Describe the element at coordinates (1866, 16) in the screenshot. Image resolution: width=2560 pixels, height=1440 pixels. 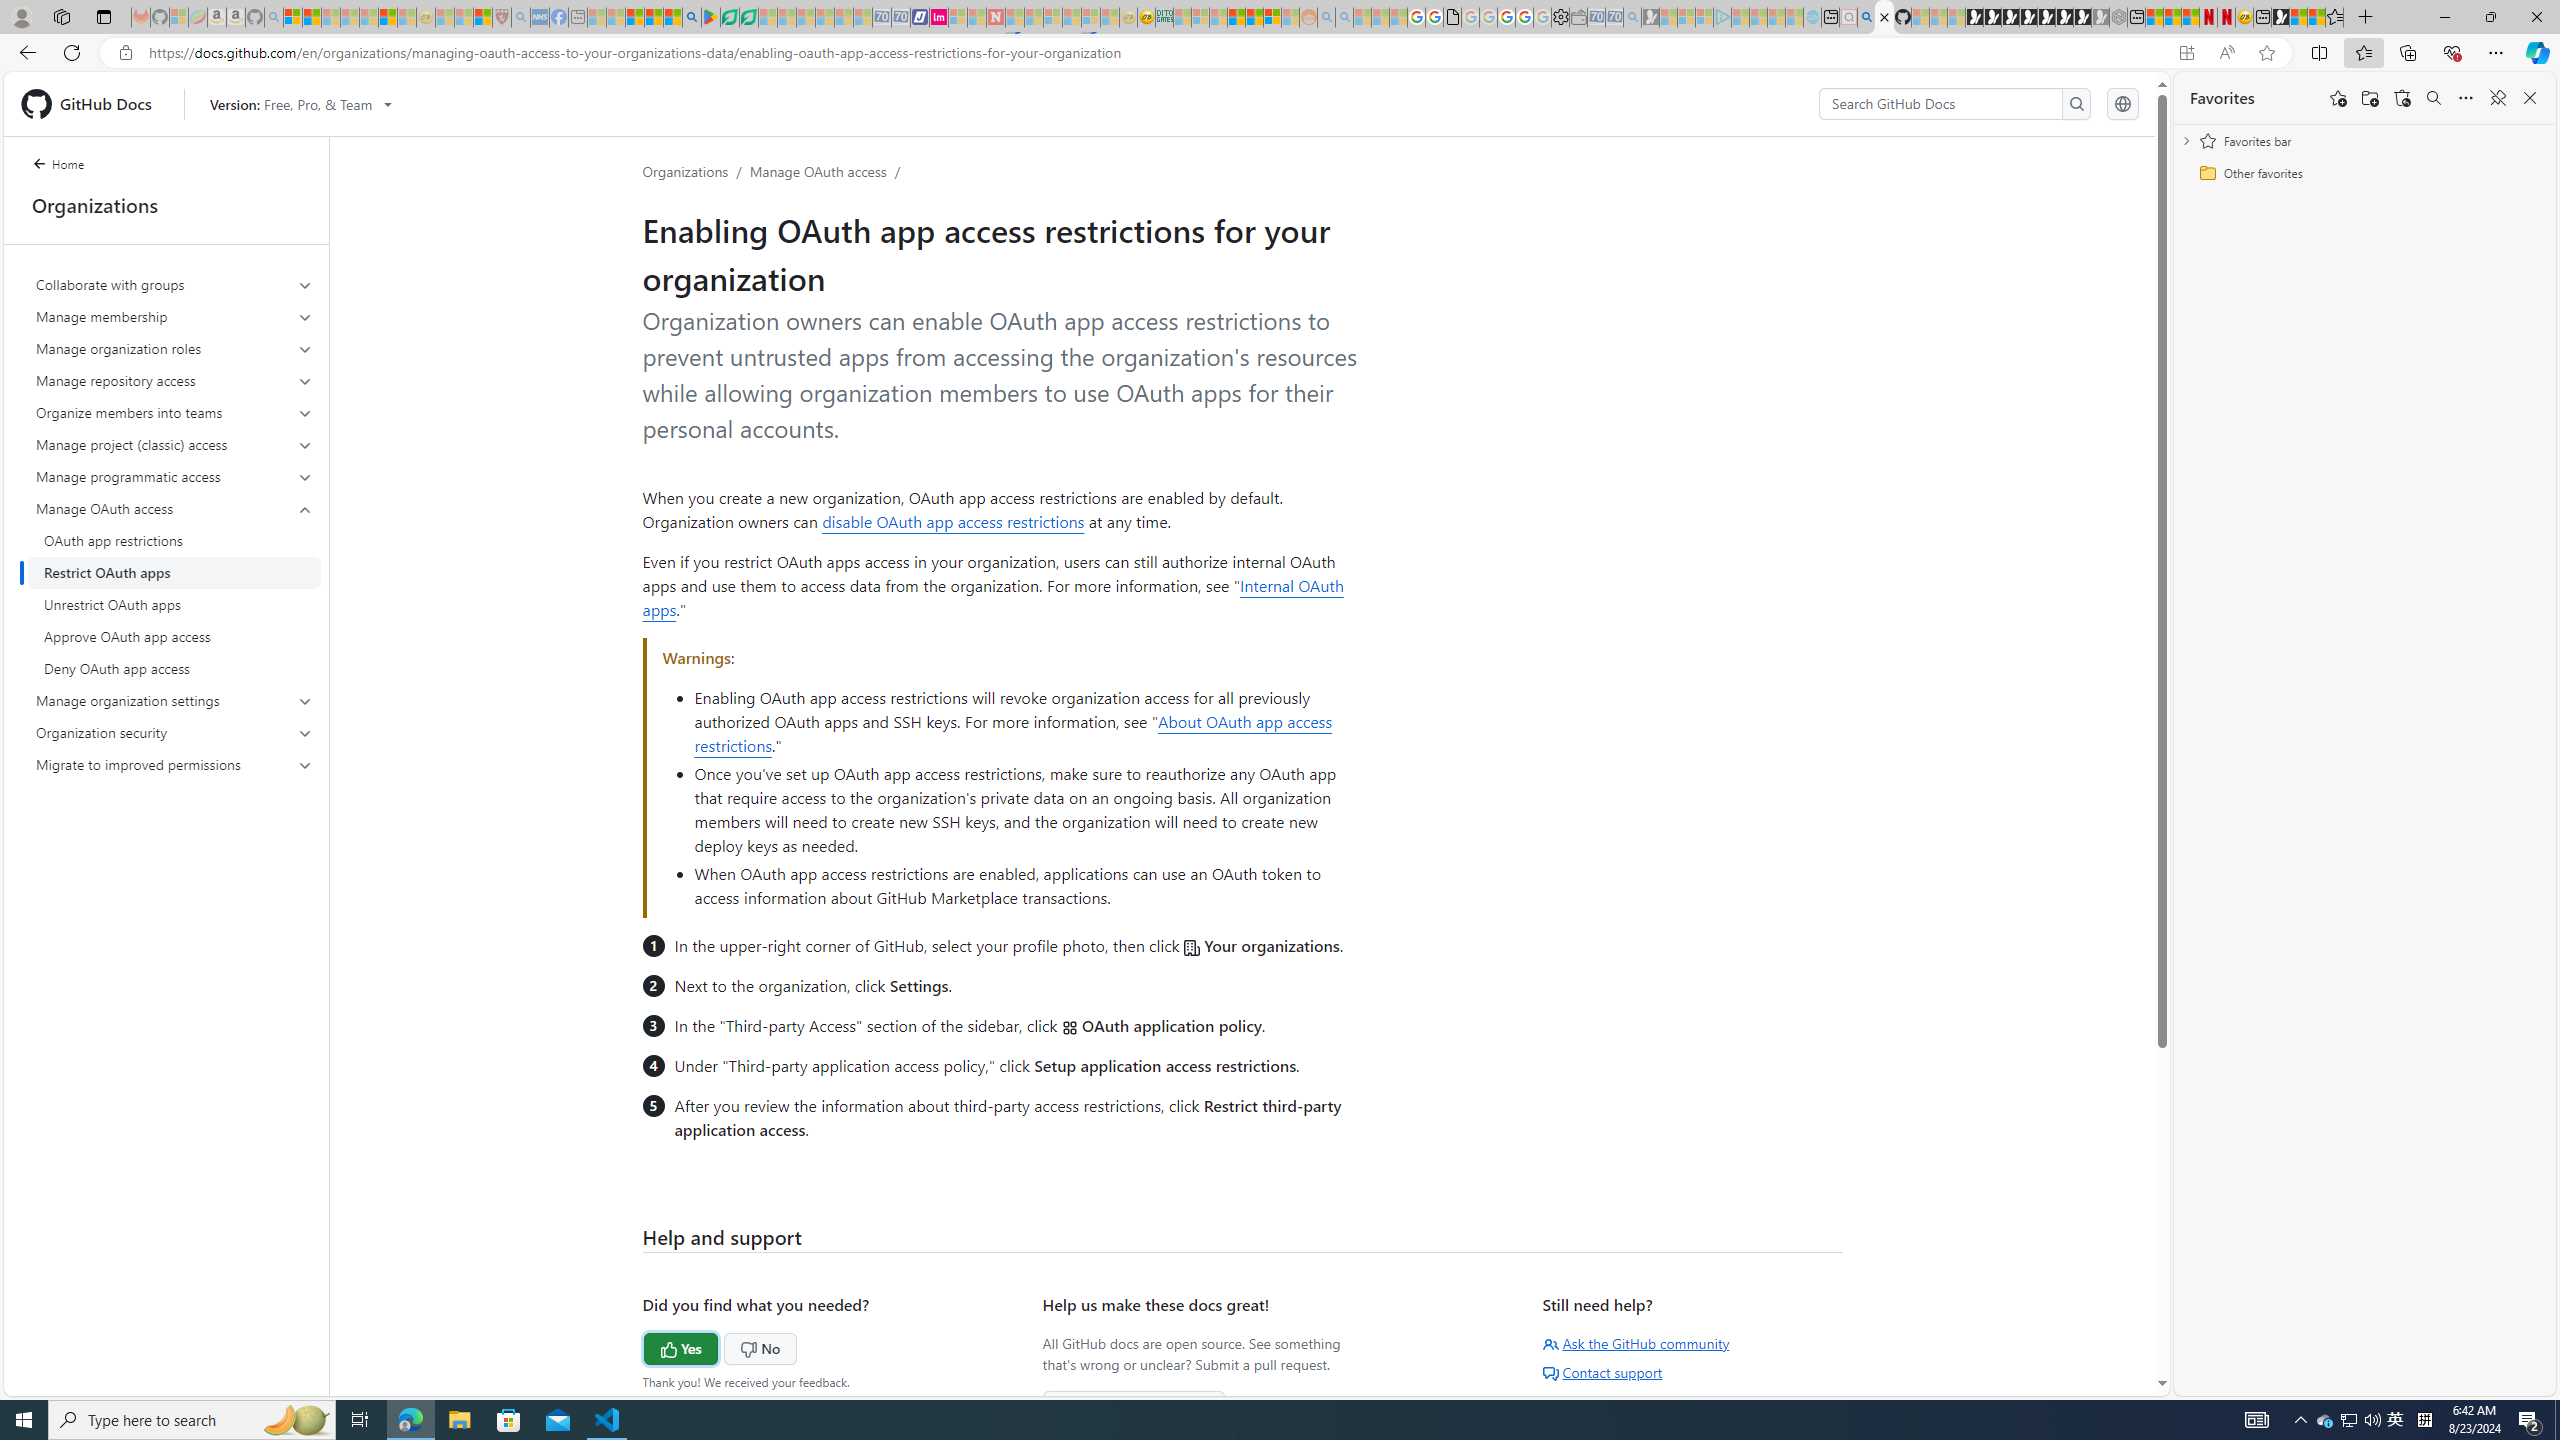
I see `'github - Search'` at that location.